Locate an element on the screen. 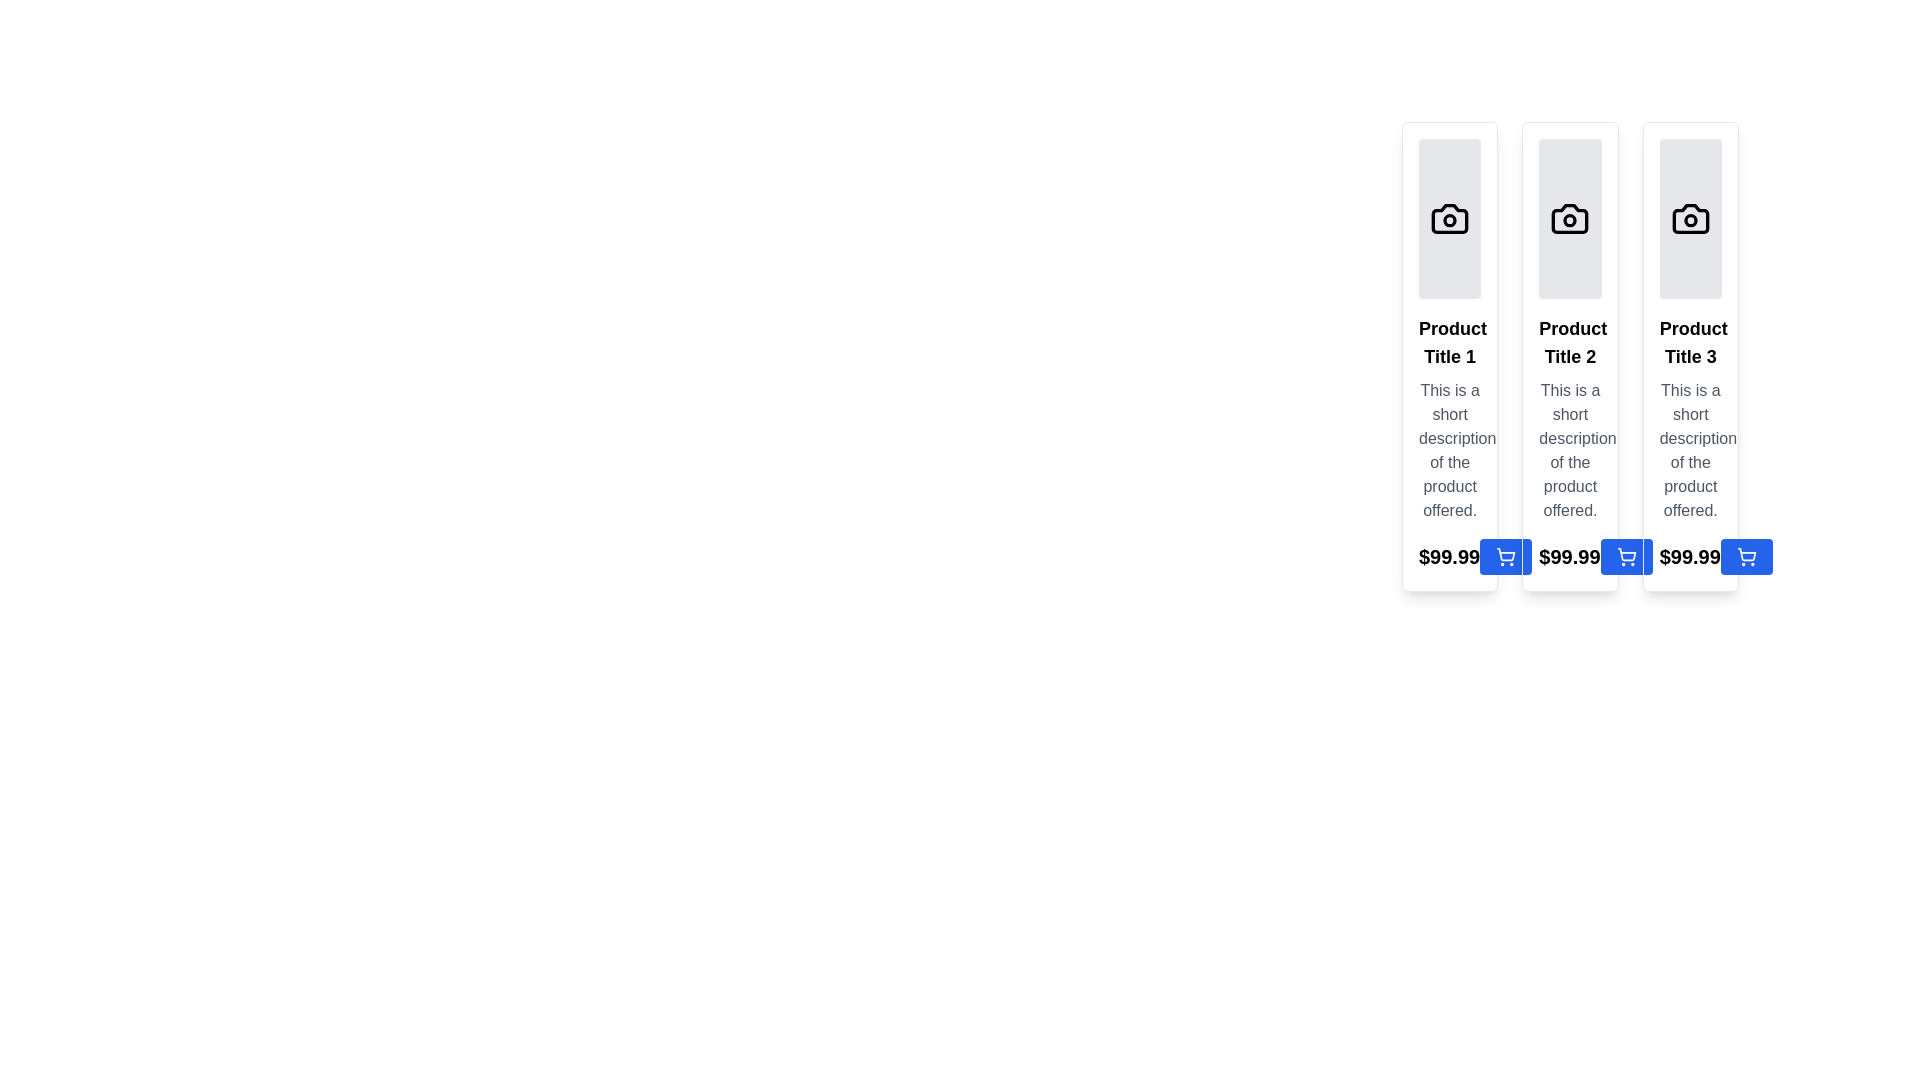  the product image icon located in the center of the second card from the left in a row of three cards is located at coordinates (1569, 219).